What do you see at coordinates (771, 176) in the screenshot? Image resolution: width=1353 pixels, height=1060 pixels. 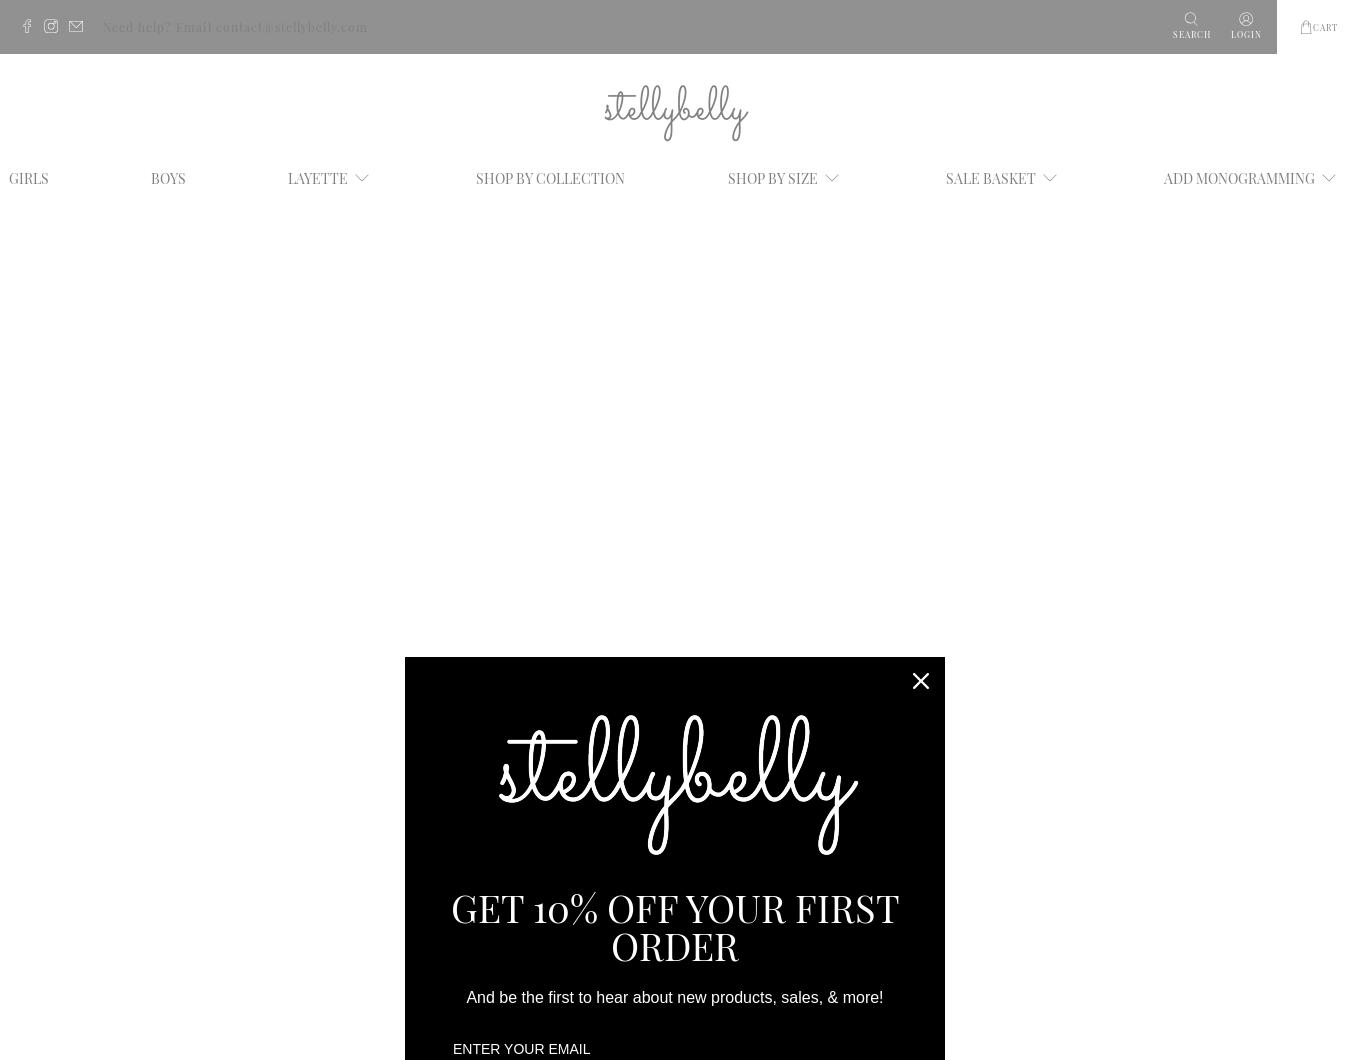 I see `'SHOP BY SIZE'` at bounding box center [771, 176].